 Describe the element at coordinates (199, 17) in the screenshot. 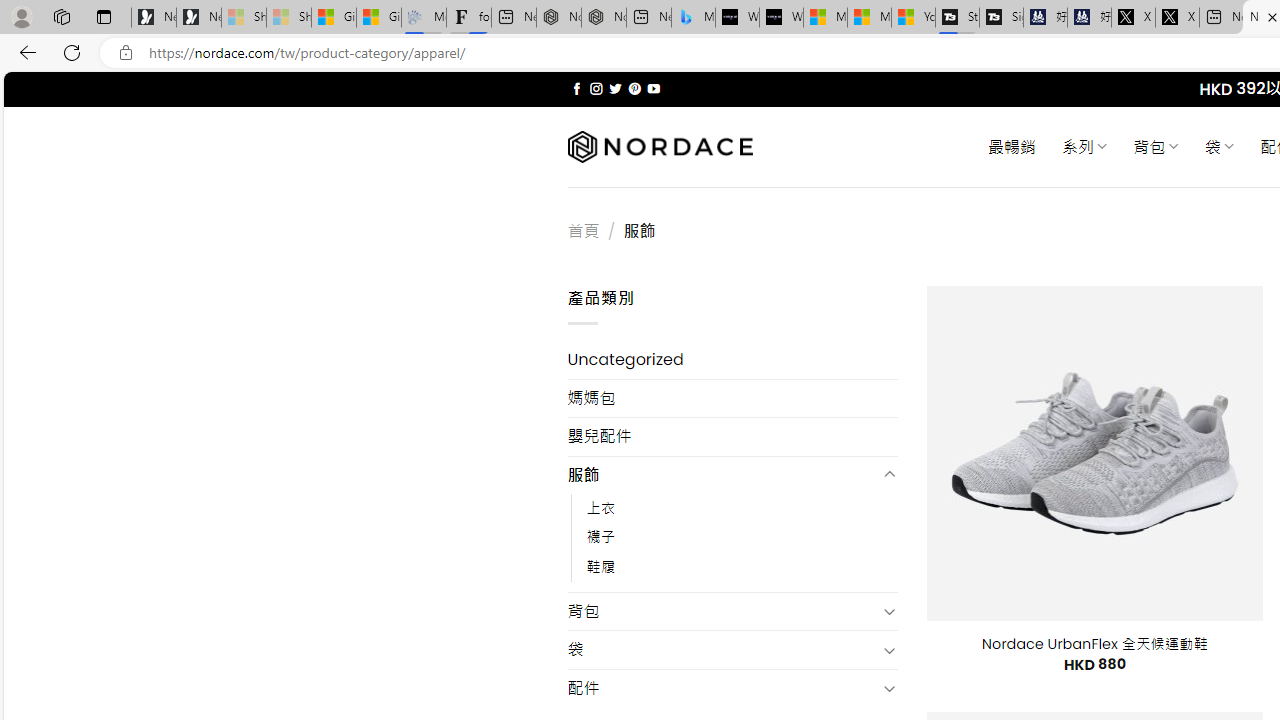

I see `'Newsletter Sign Up'` at that location.